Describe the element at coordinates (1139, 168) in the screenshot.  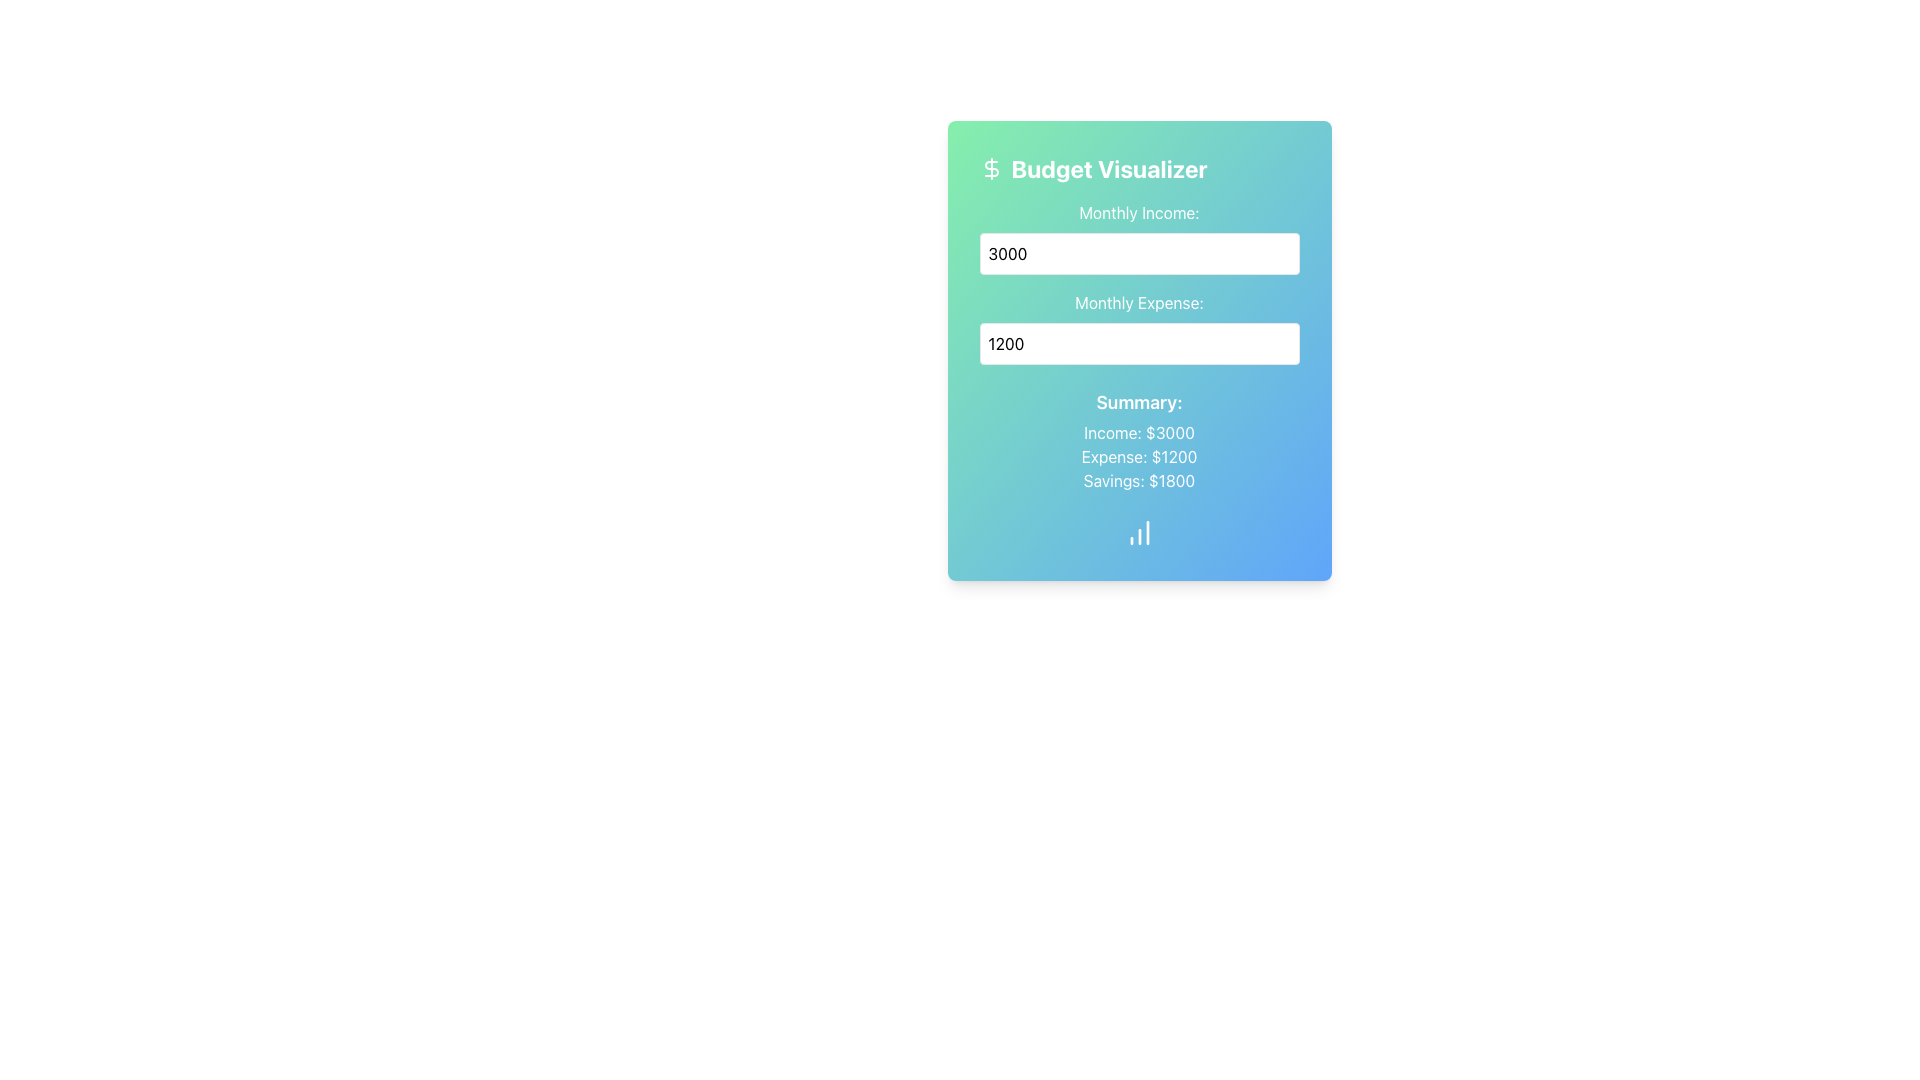
I see `the header text element of the budget visualizer card, which is located in the top-left corner, adjacent to the dollar sign icon` at that location.